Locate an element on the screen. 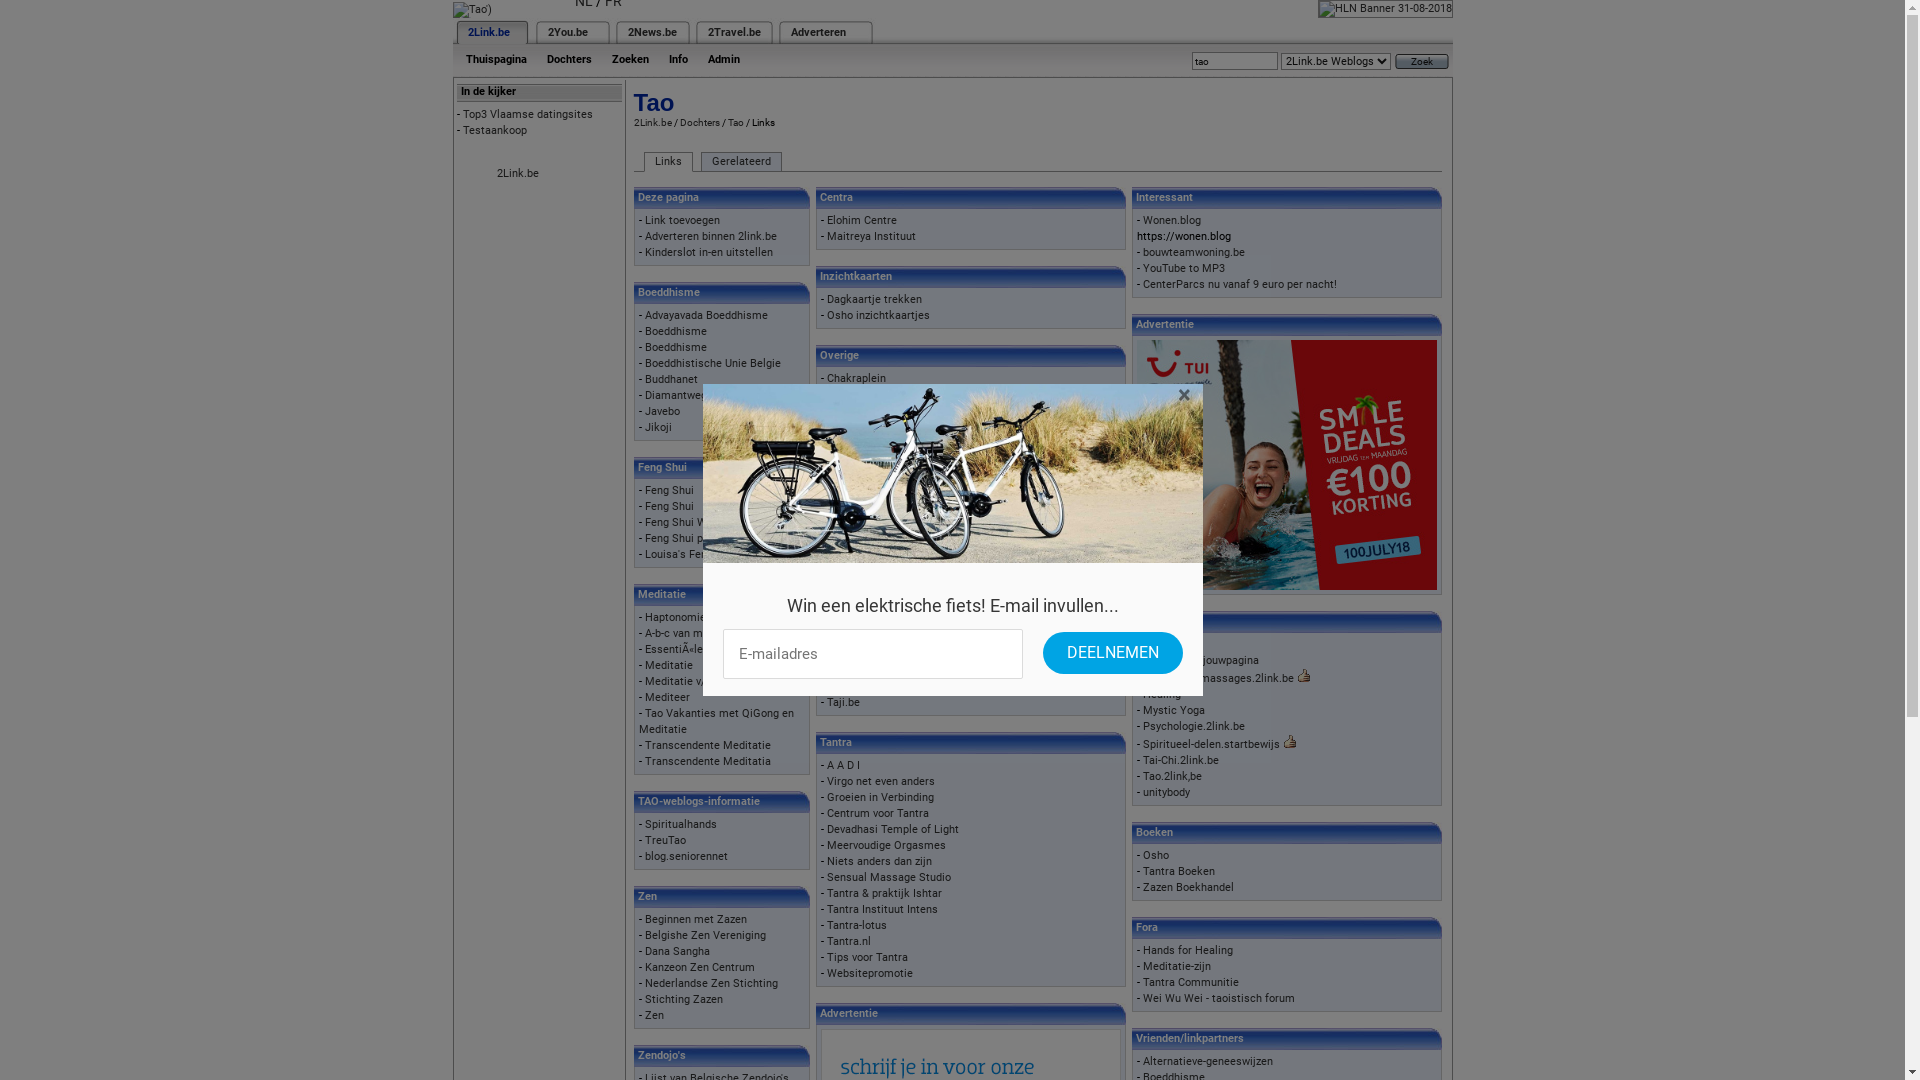 The width and height of the screenshot is (1920, 1080). 'Tai-Chi.2link.be' is located at coordinates (1180, 760).